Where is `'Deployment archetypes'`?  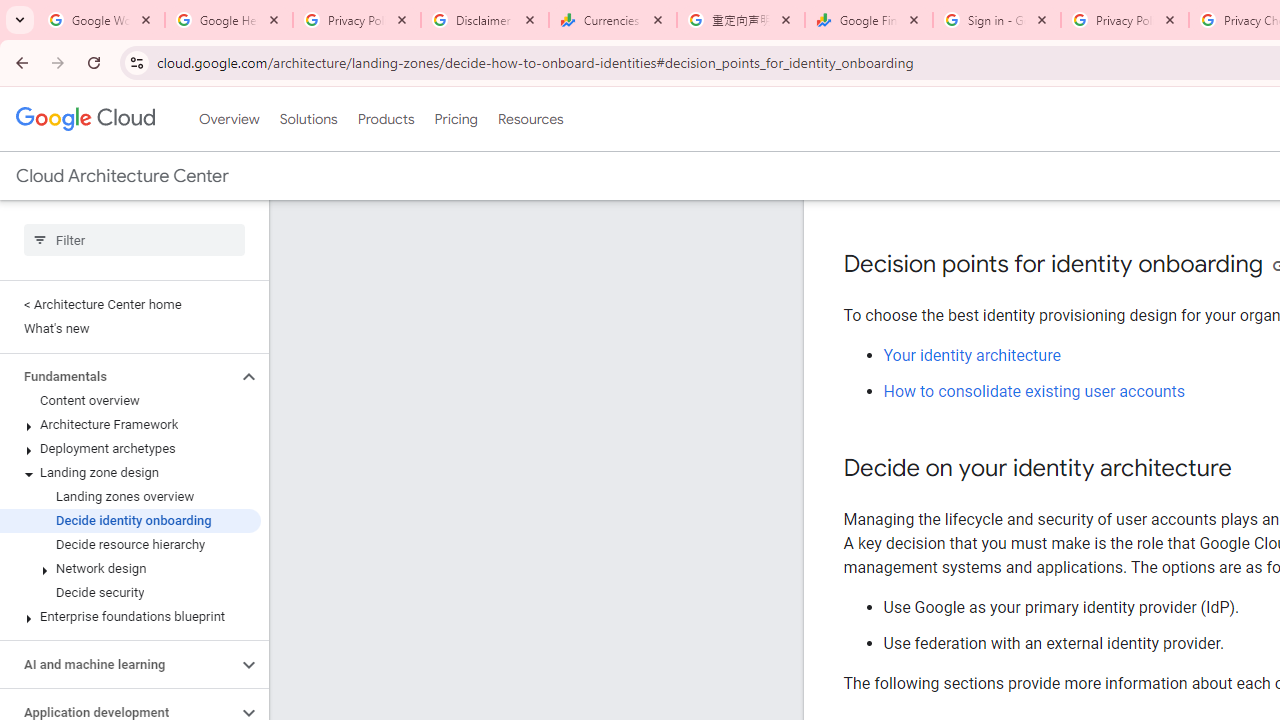
'Deployment archetypes' is located at coordinates (129, 447).